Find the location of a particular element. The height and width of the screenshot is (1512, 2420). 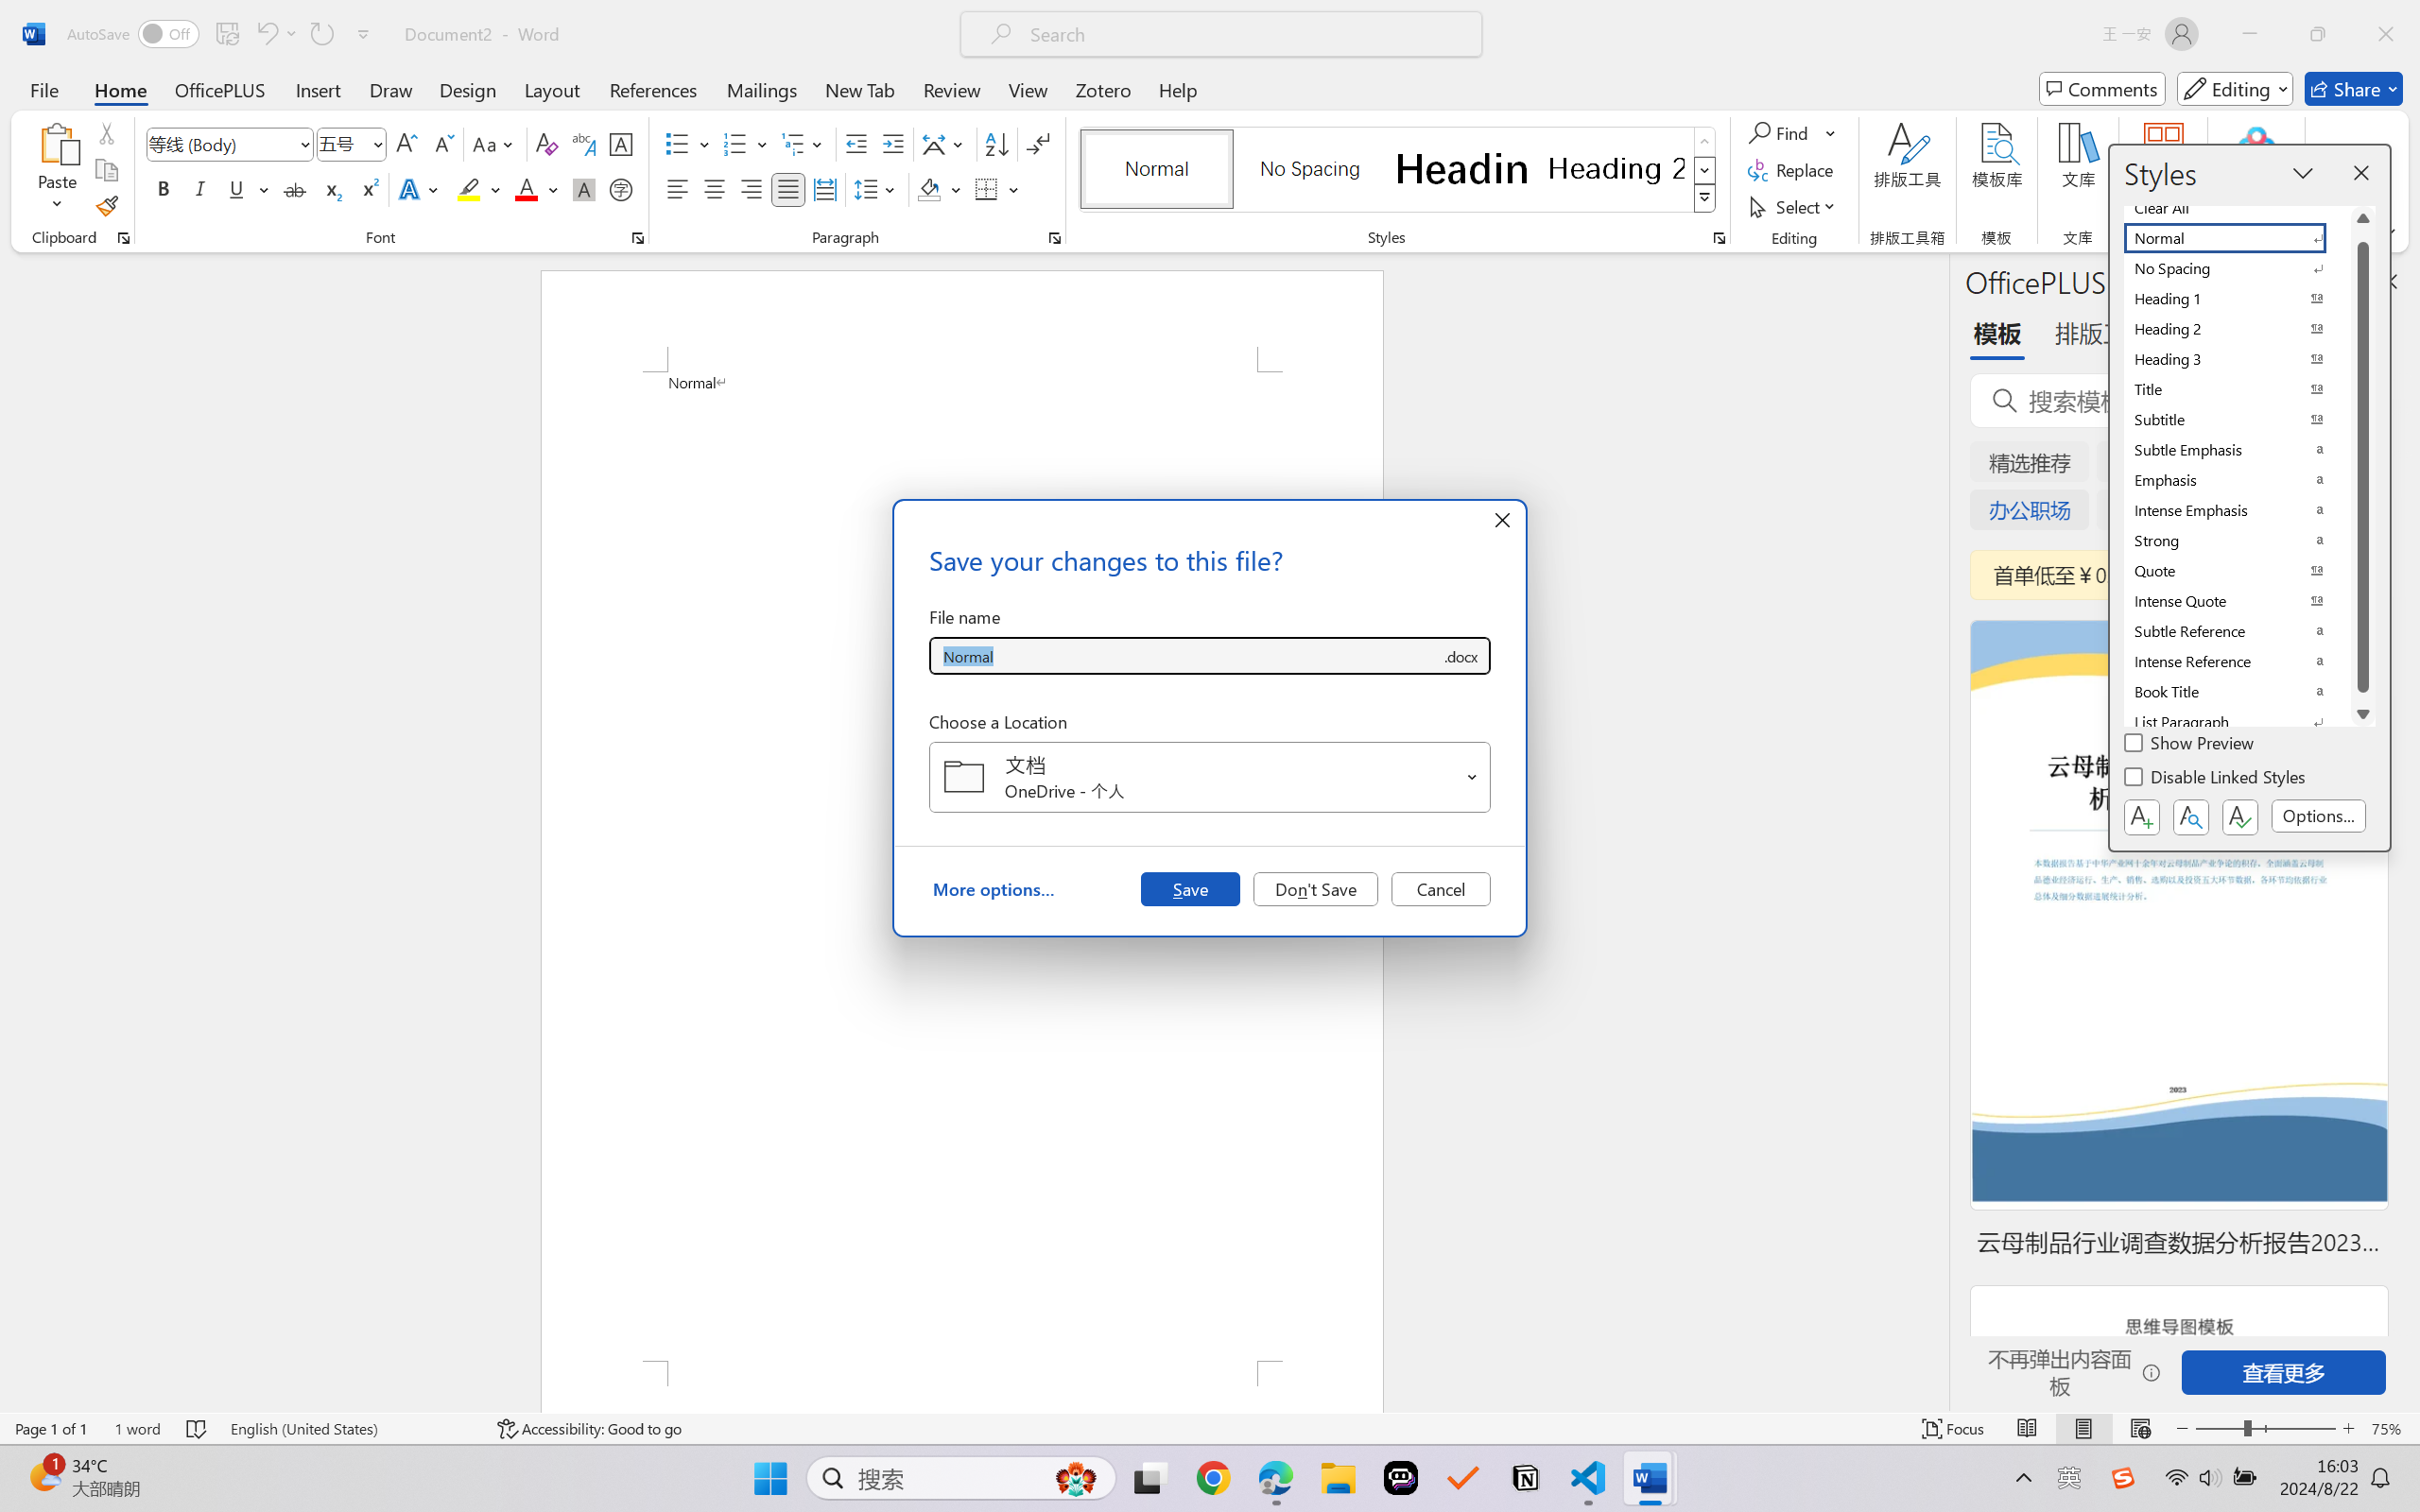

'Cancel' is located at coordinates (1440, 887).